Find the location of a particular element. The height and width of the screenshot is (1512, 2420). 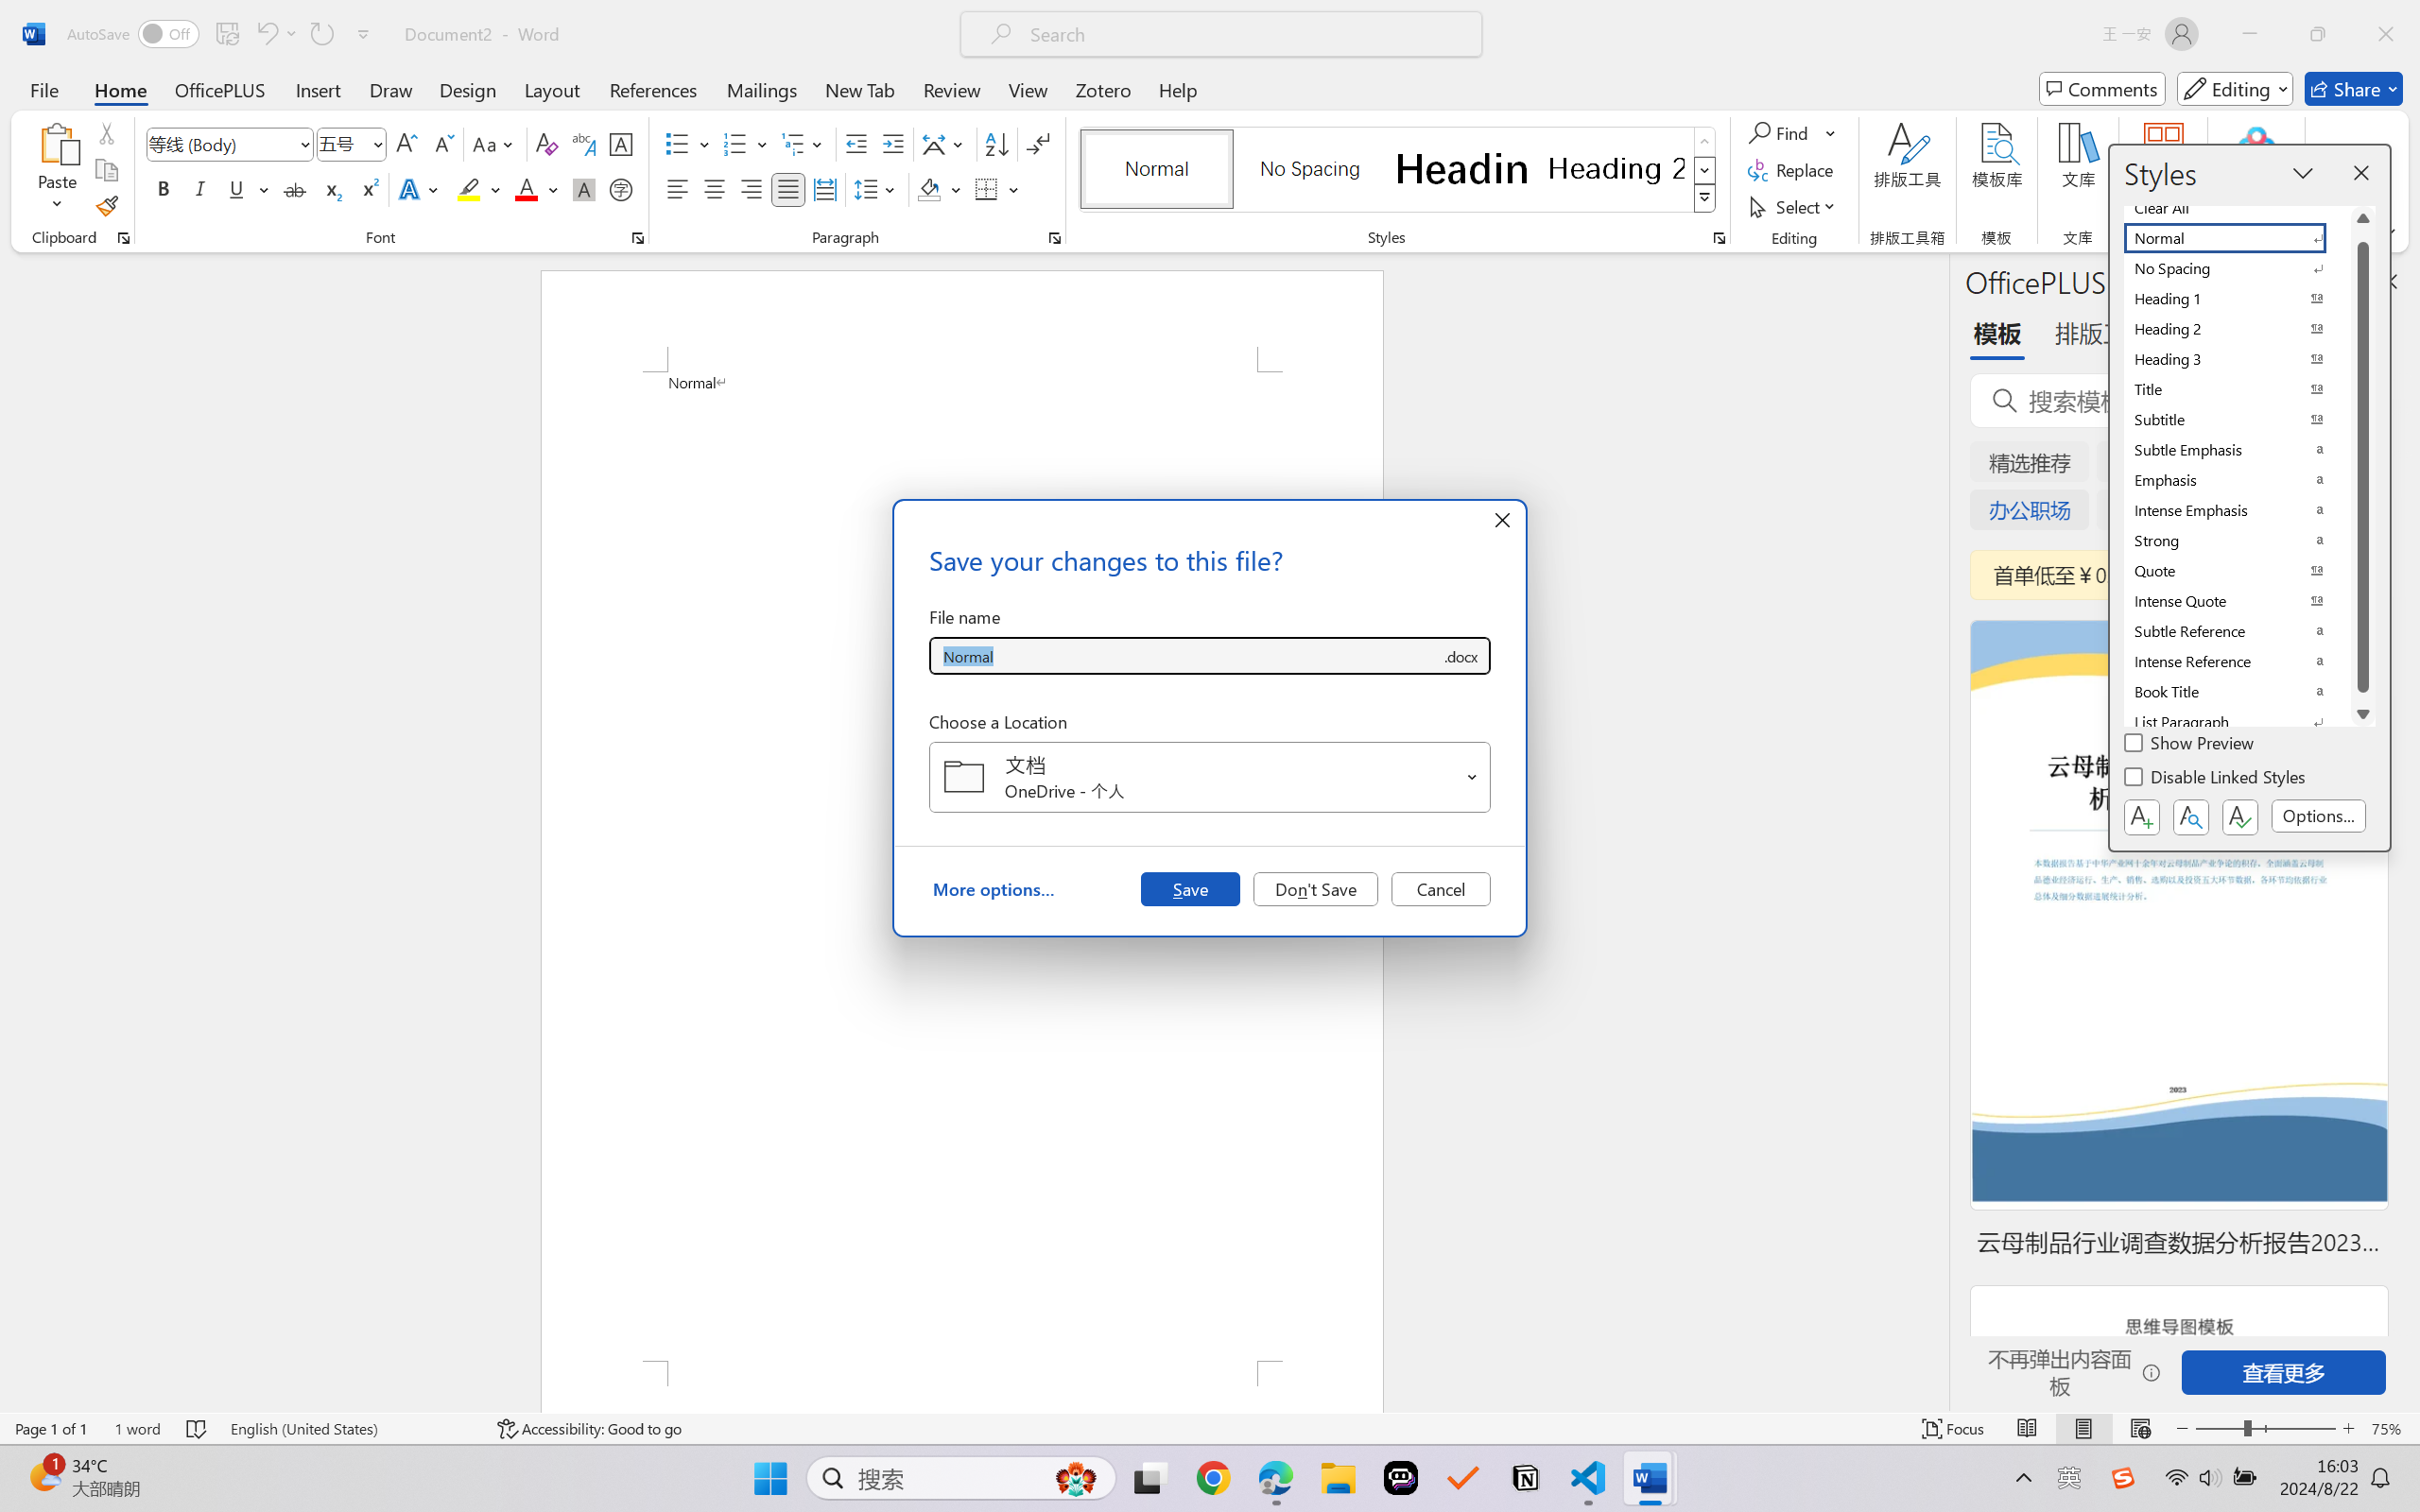

'Cancel' is located at coordinates (1440, 887).